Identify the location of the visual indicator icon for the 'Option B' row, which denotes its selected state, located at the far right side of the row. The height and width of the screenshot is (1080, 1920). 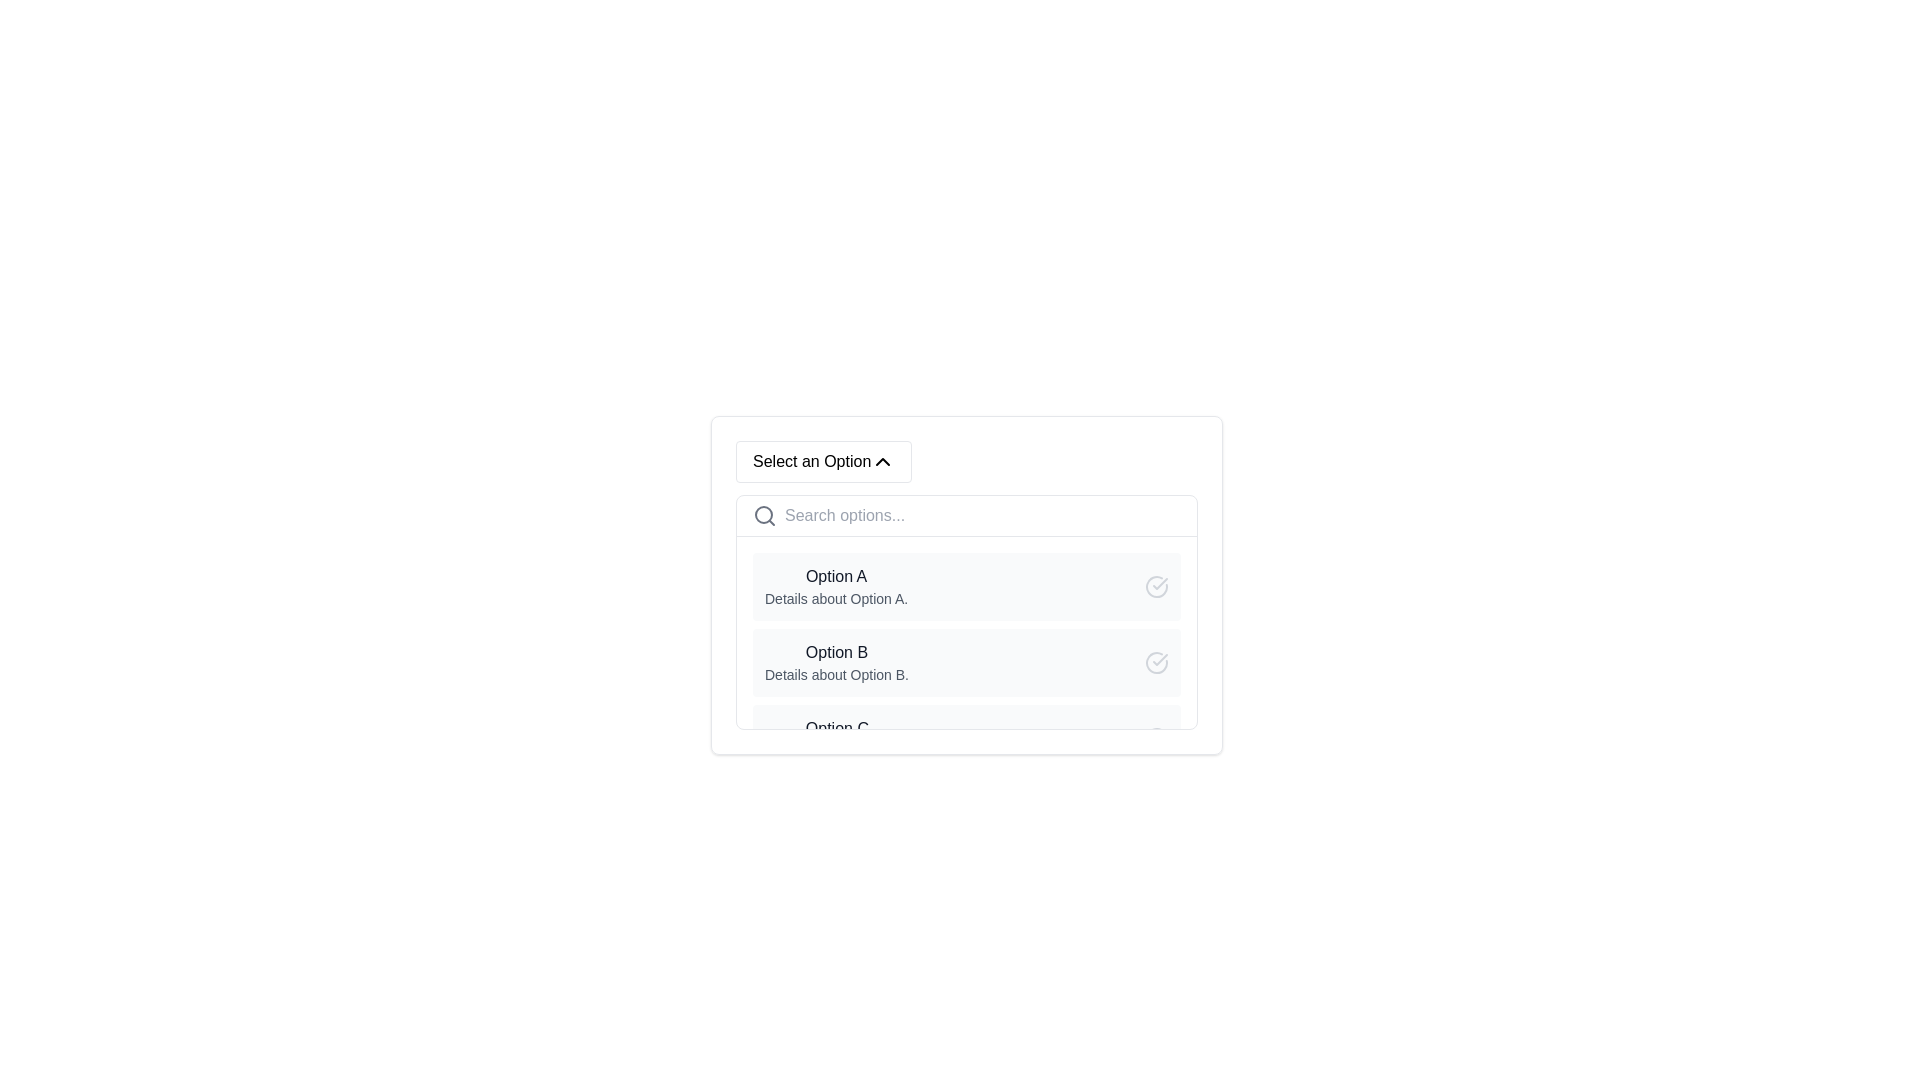
(1156, 663).